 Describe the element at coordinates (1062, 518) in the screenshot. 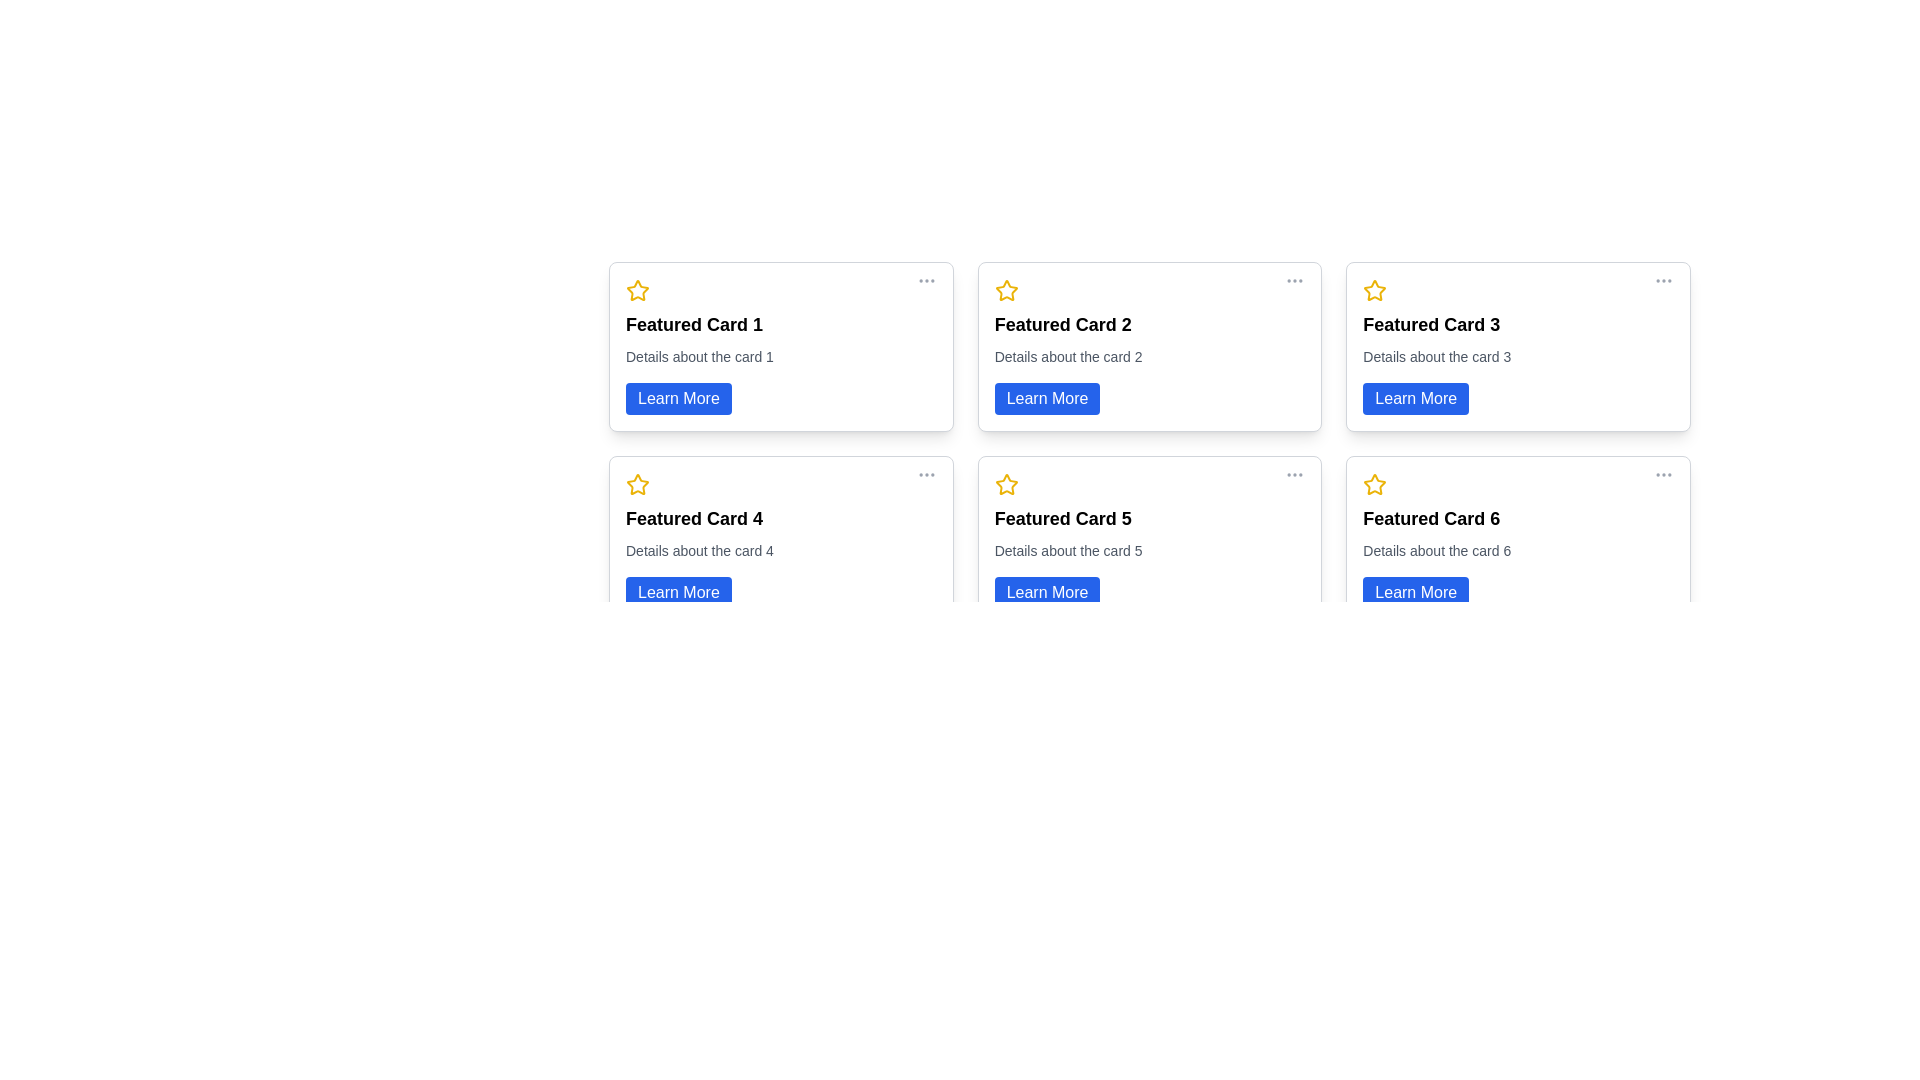

I see `the Text Label element that serves as the title for the fifth card in a 2-row layout of six cards, located centrally between the star icon above and the description text below` at that location.